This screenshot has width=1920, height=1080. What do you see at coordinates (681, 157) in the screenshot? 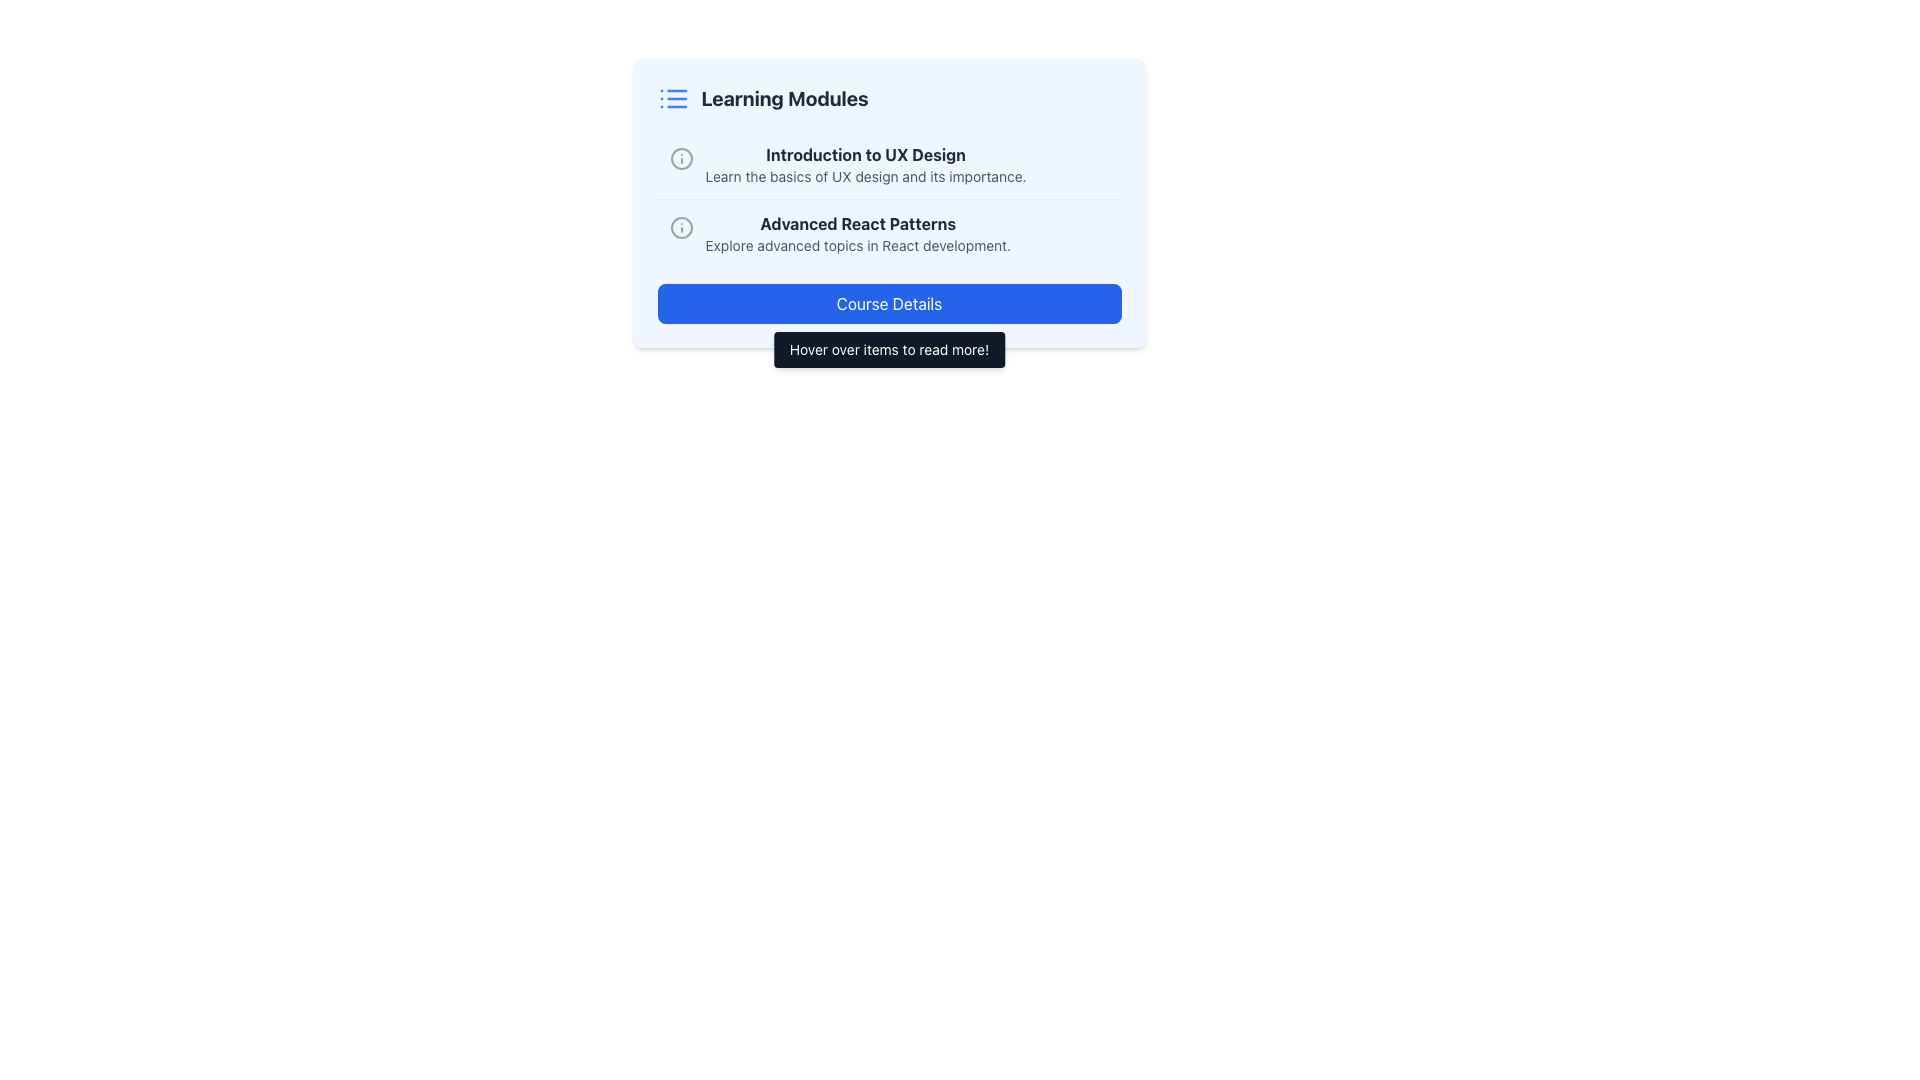
I see `the circular icon with a gray outline and an 'i' symbol located before the text 'Introduction to UX Design' in the 'Learning Modules' section` at bounding box center [681, 157].